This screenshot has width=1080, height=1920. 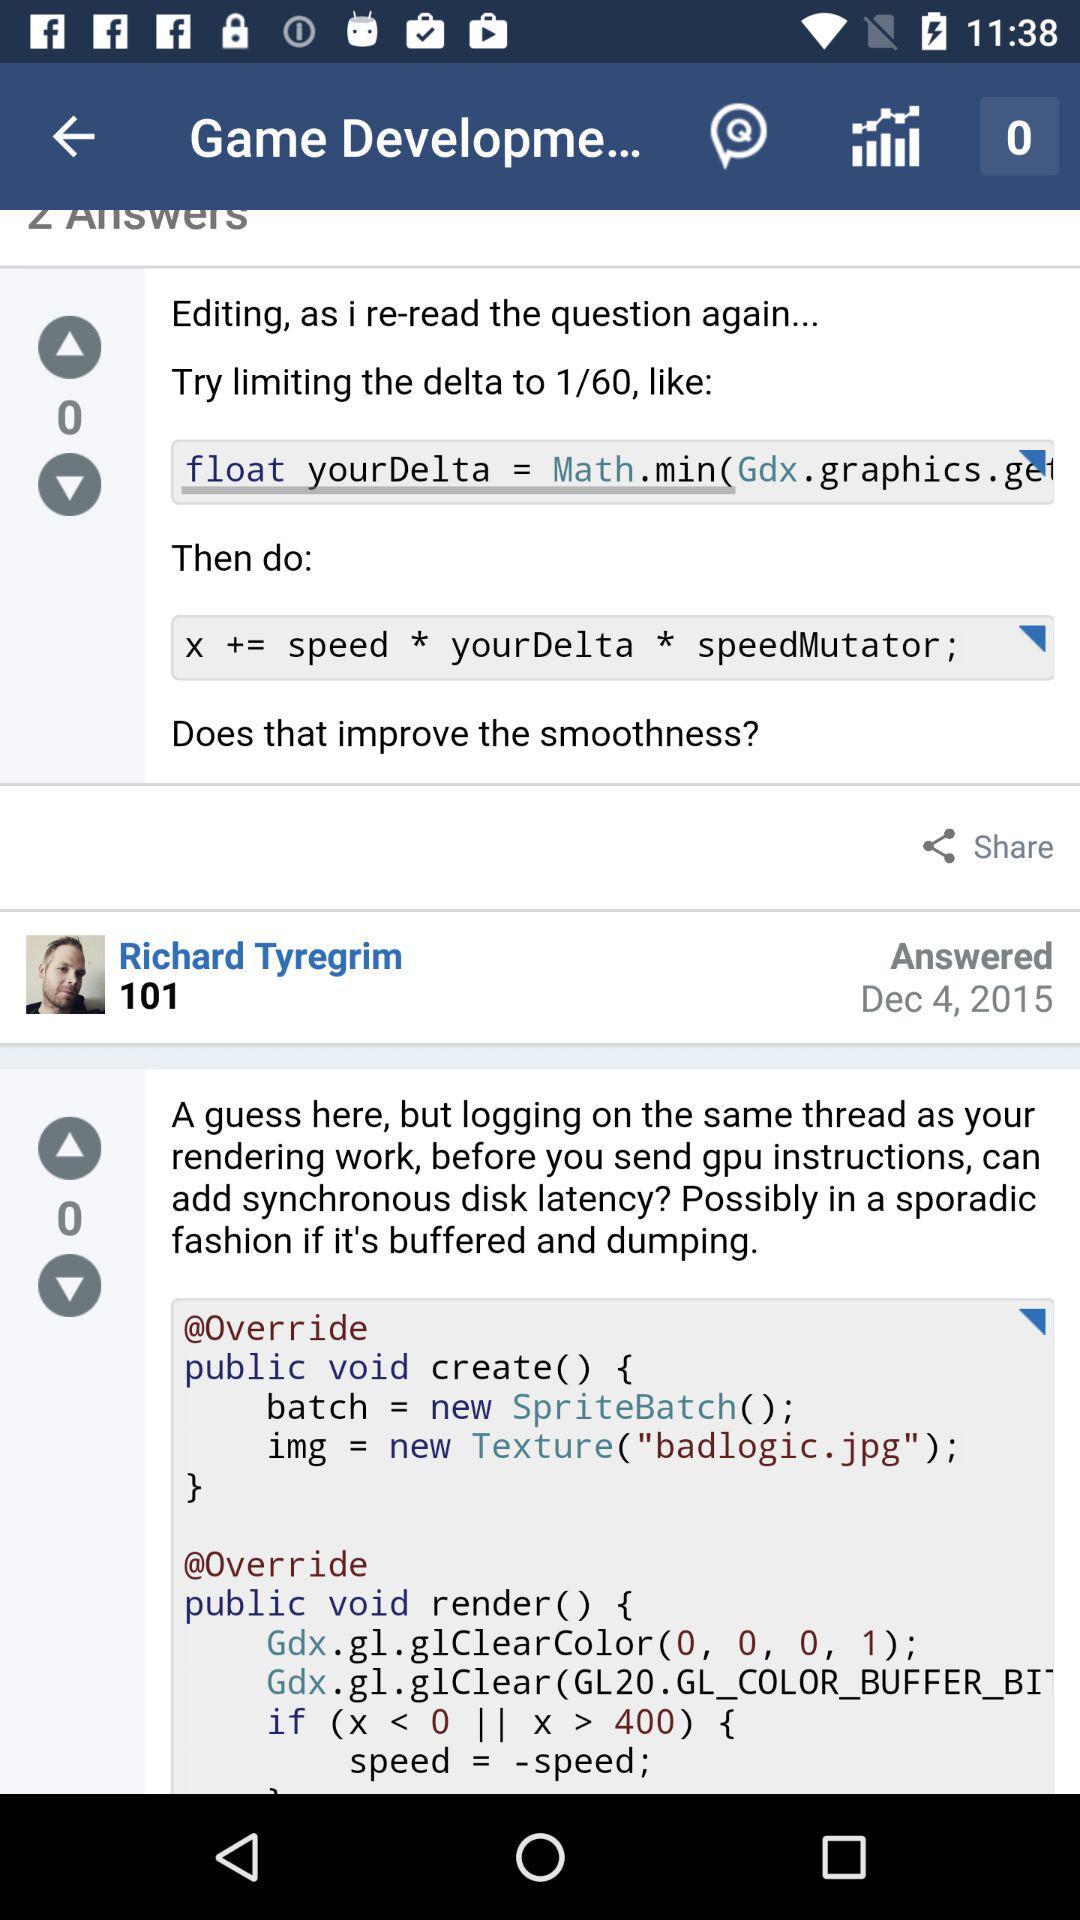 What do you see at coordinates (64, 974) in the screenshot?
I see `this profile` at bounding box center [64, 974].